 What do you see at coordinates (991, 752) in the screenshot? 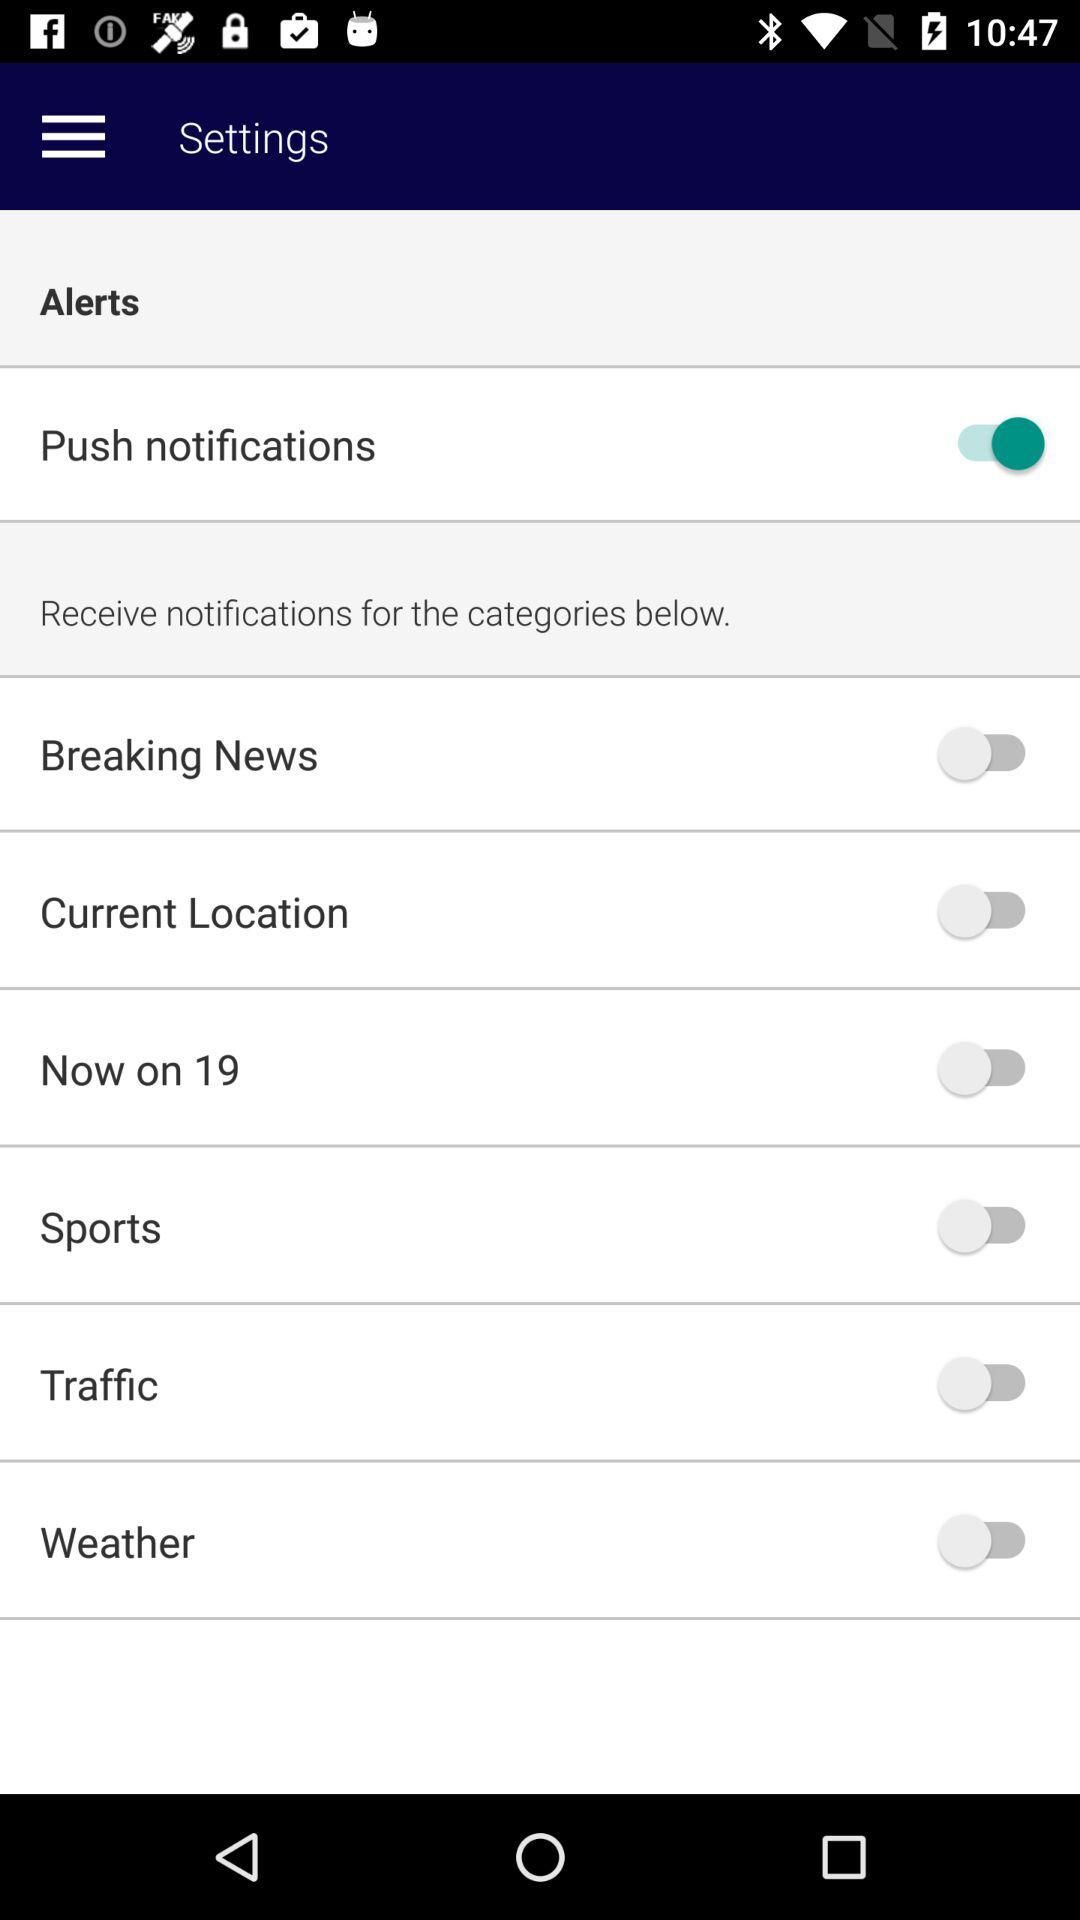
I see `option` at bounding box center [991, 752].